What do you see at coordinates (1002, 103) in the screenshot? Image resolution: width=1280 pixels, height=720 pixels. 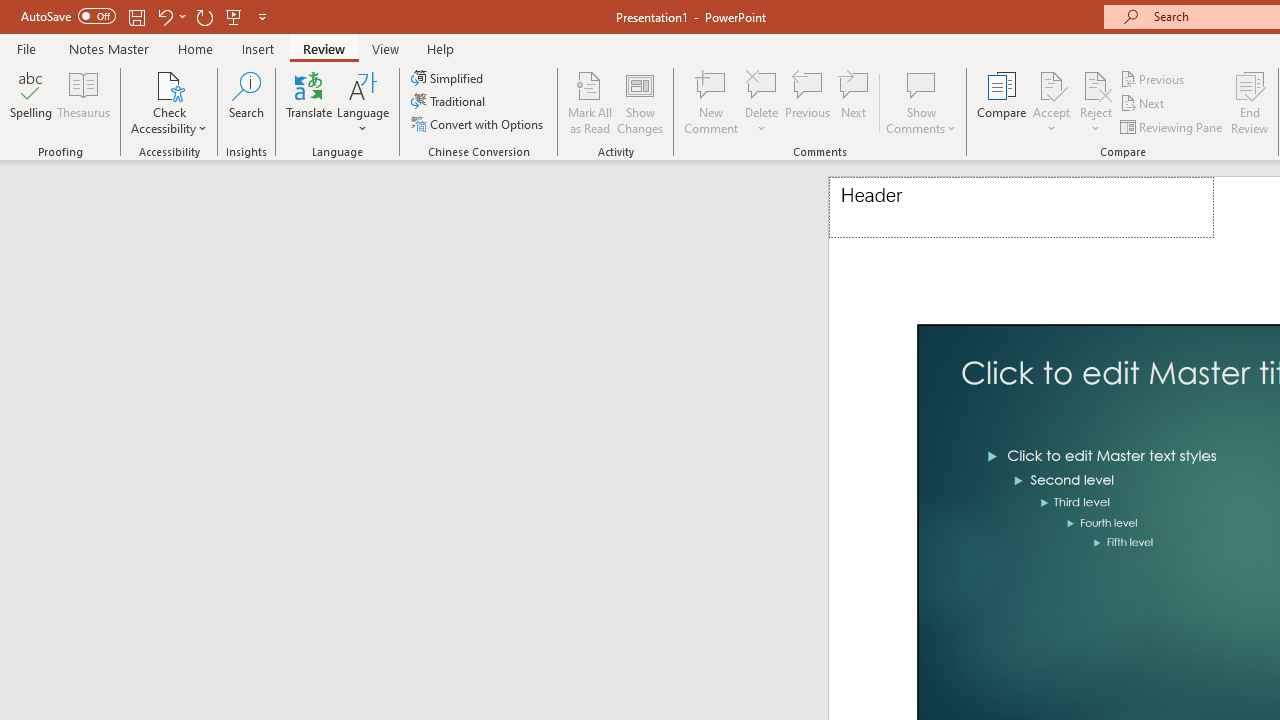 I see `'Compare'` at bounding box center [1002, 103].